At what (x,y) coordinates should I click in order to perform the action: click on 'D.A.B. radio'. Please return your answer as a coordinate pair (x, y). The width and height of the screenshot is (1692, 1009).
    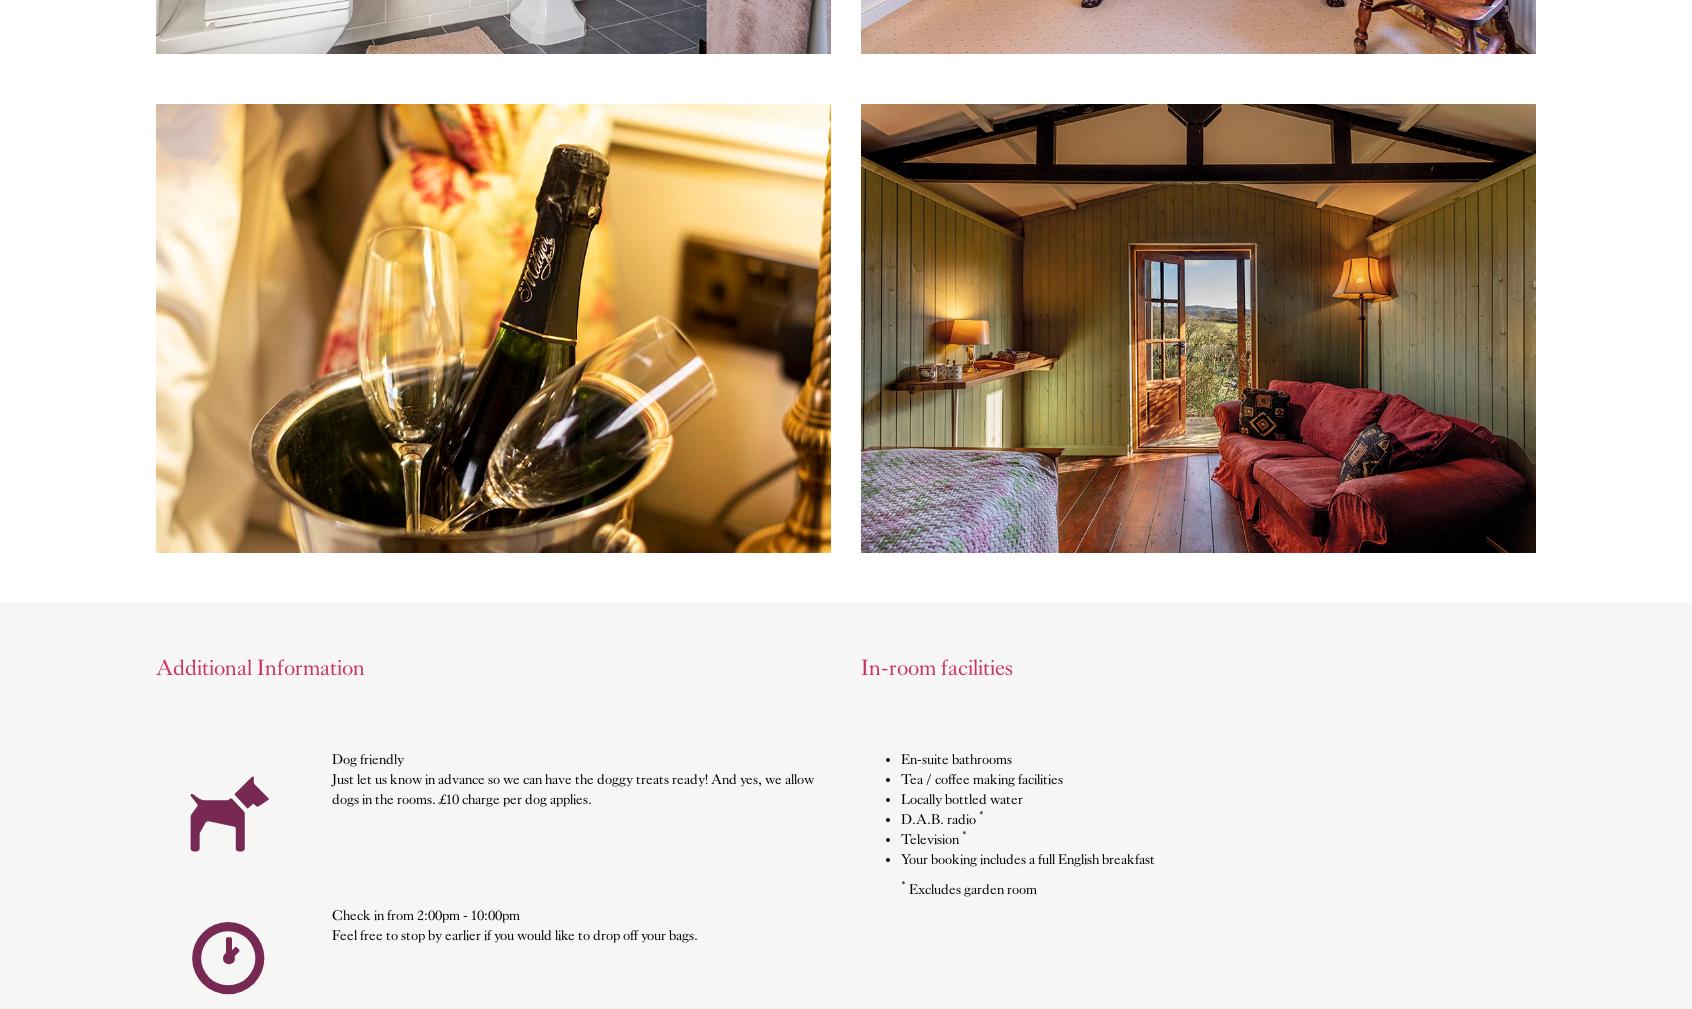
    Looking at the image, I should click on (939, 818).